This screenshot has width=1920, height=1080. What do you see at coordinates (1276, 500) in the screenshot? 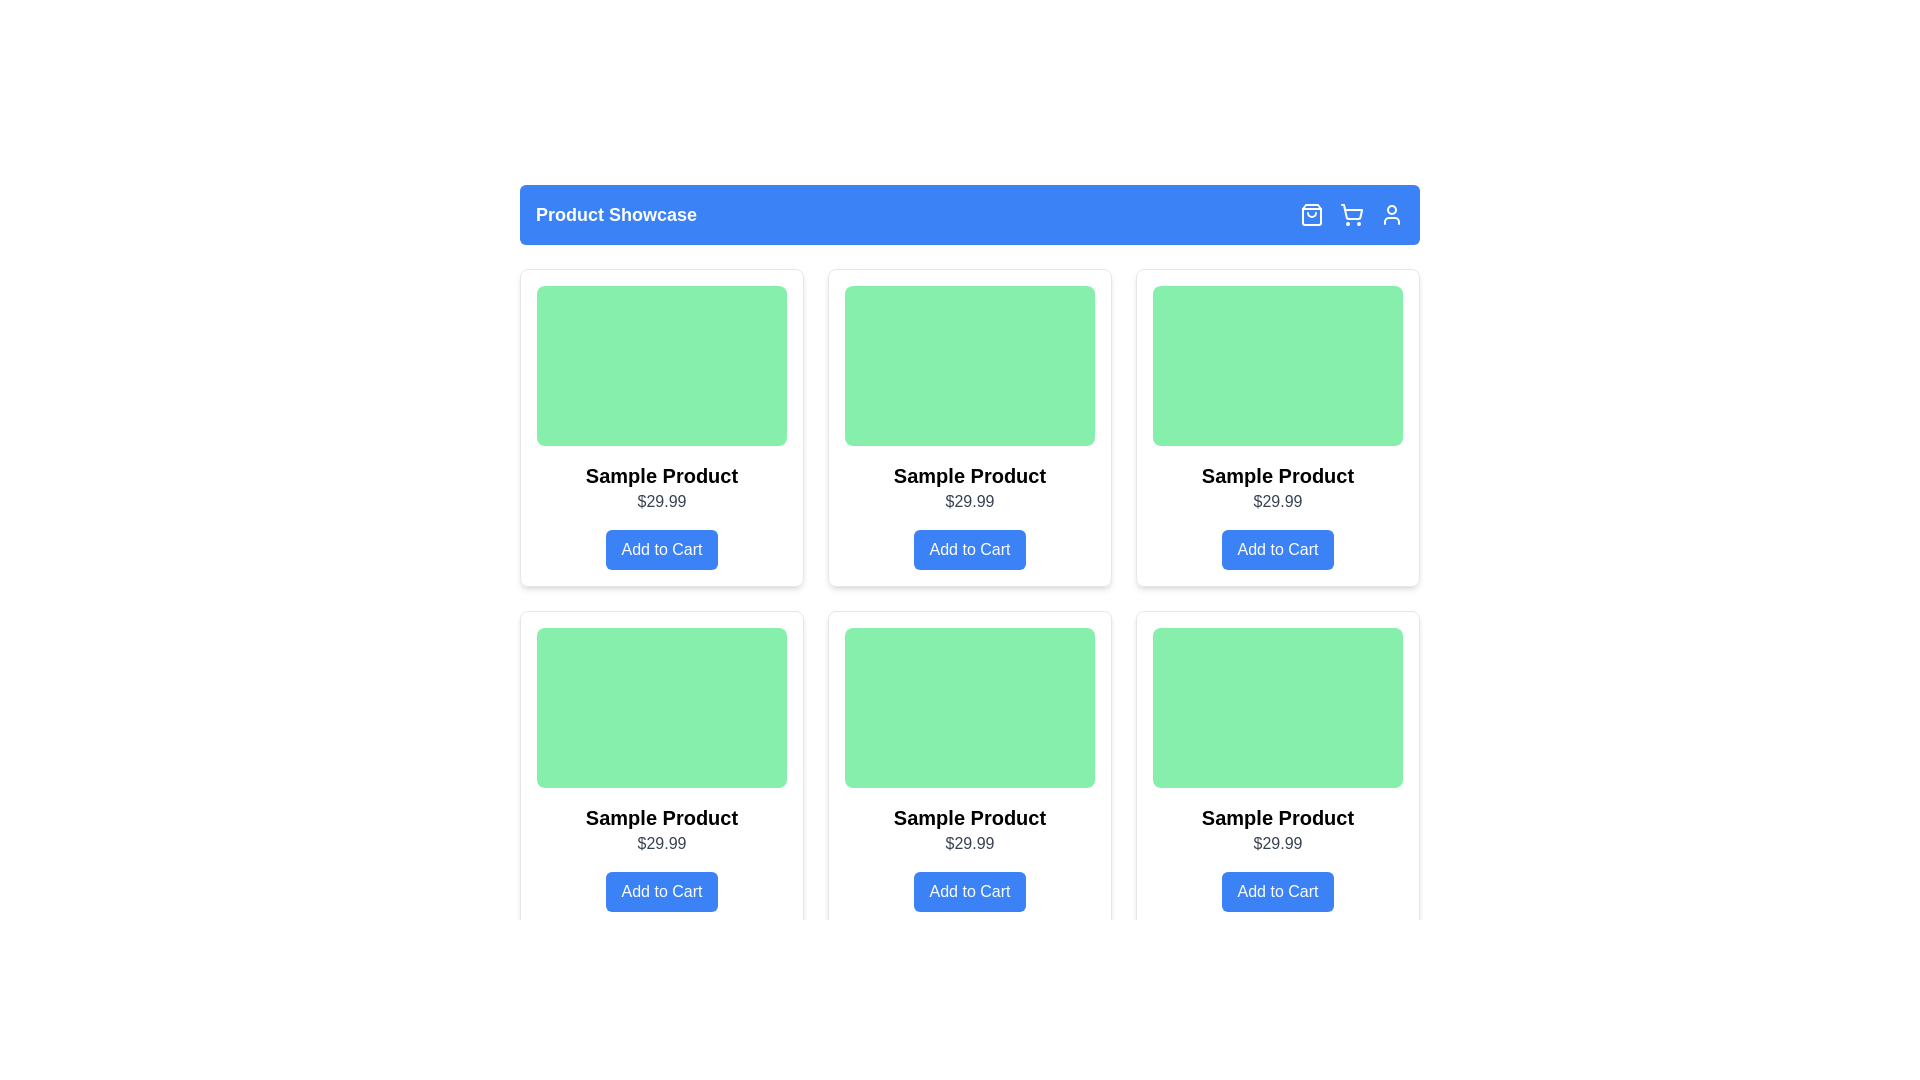
I see `the price label displaying '$29.99', which is located within the product card in the third column of the top row, directly beneath the title 'Sample Product'` at bounding box center [1276, 500].